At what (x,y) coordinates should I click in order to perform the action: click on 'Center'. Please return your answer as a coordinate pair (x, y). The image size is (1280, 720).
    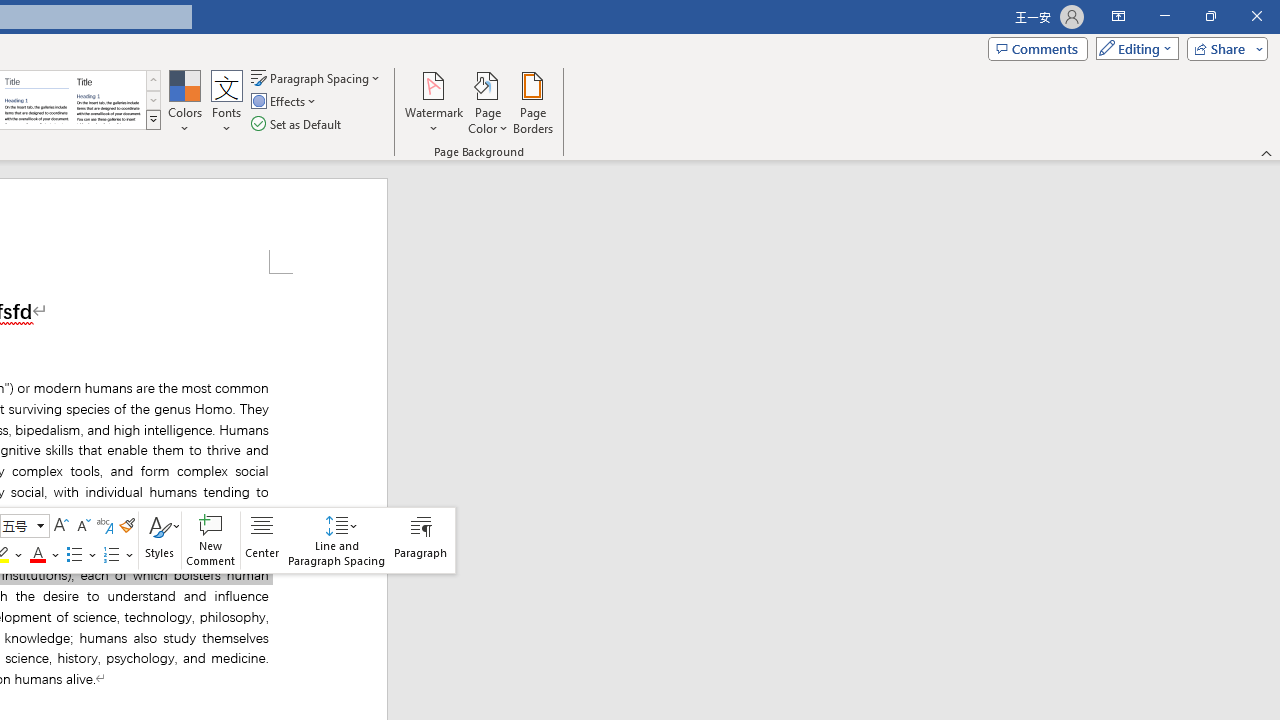
    Looking at the image, I should click on (261, 540).